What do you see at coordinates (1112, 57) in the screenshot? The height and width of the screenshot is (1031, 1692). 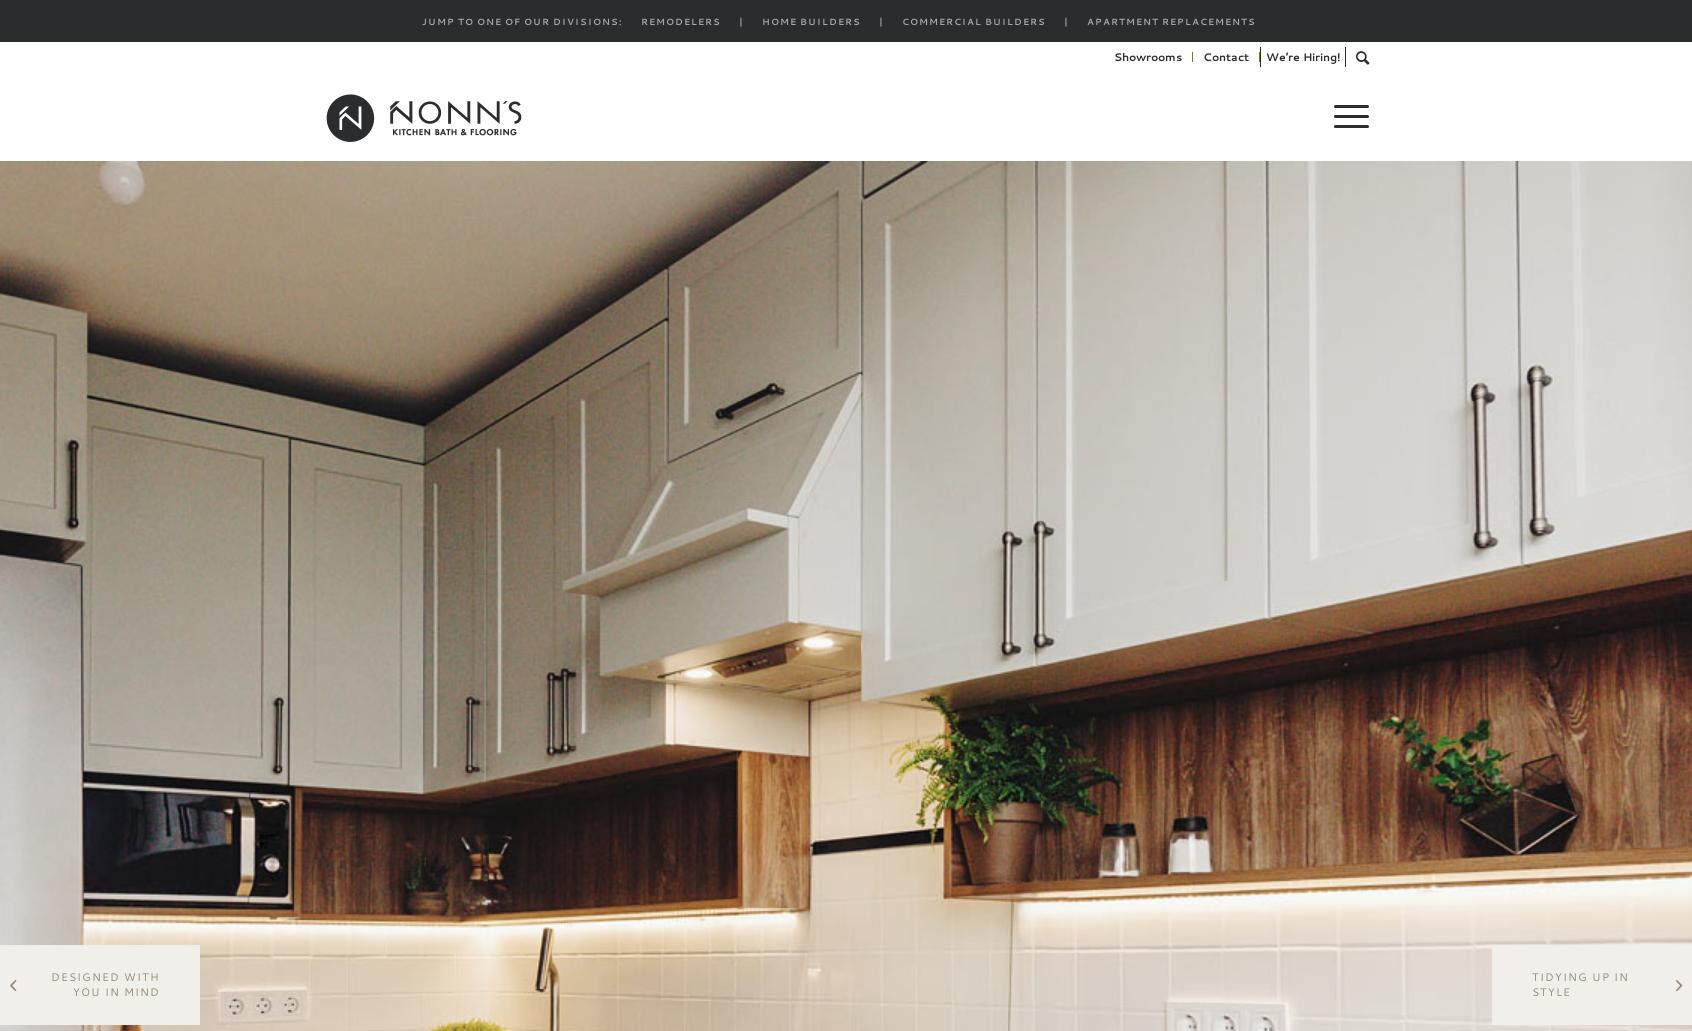 I see `'Showrooms'` at bounding box center [1112, 57].